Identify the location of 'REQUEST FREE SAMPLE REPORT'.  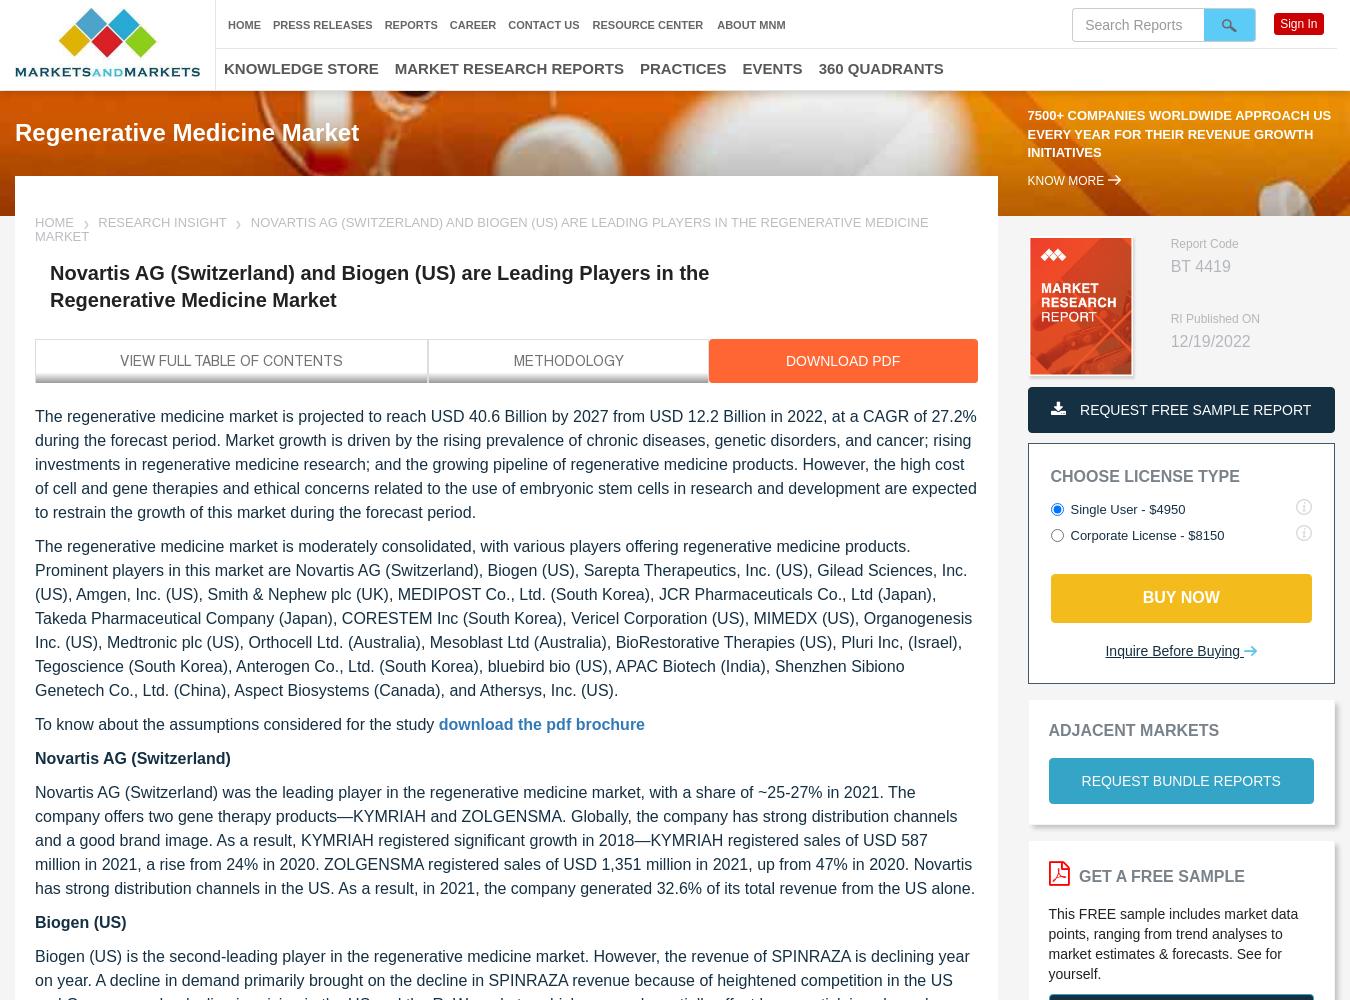
(1075, 410).